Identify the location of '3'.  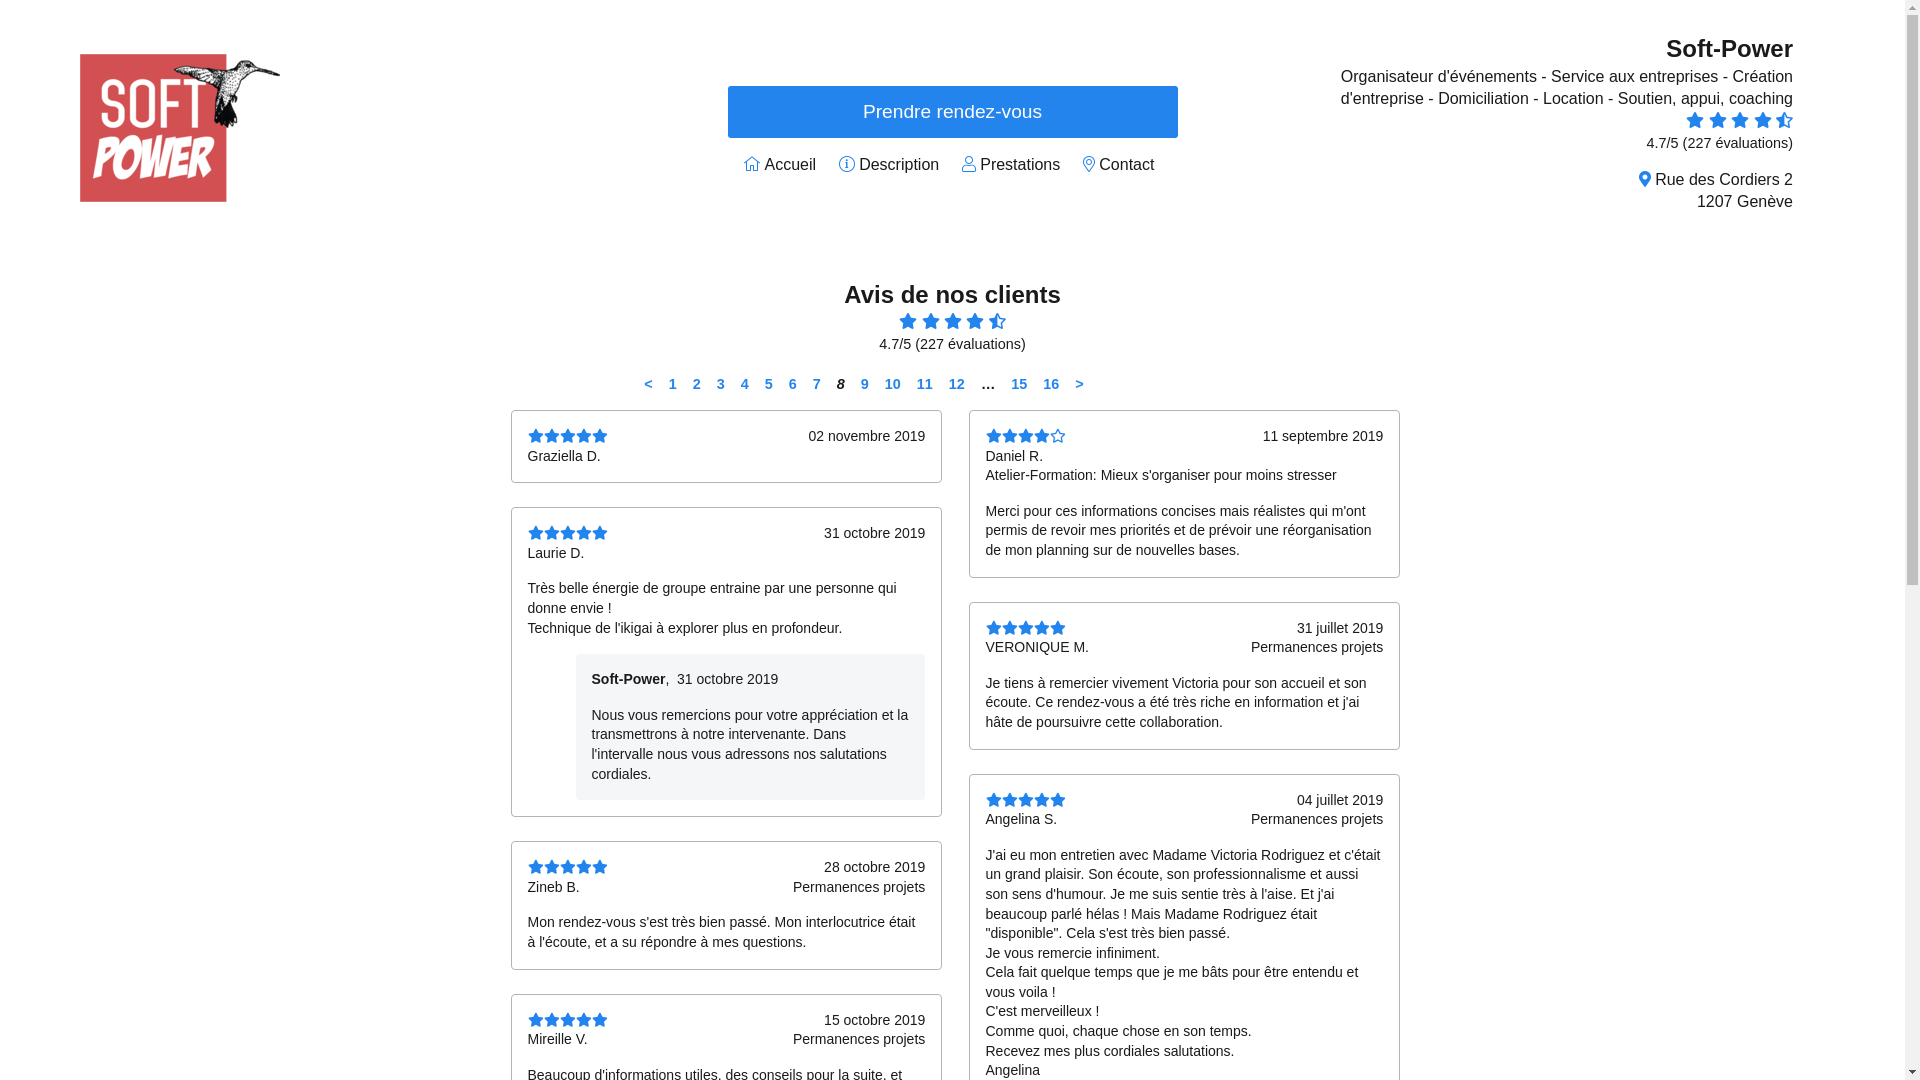
(720, 384).